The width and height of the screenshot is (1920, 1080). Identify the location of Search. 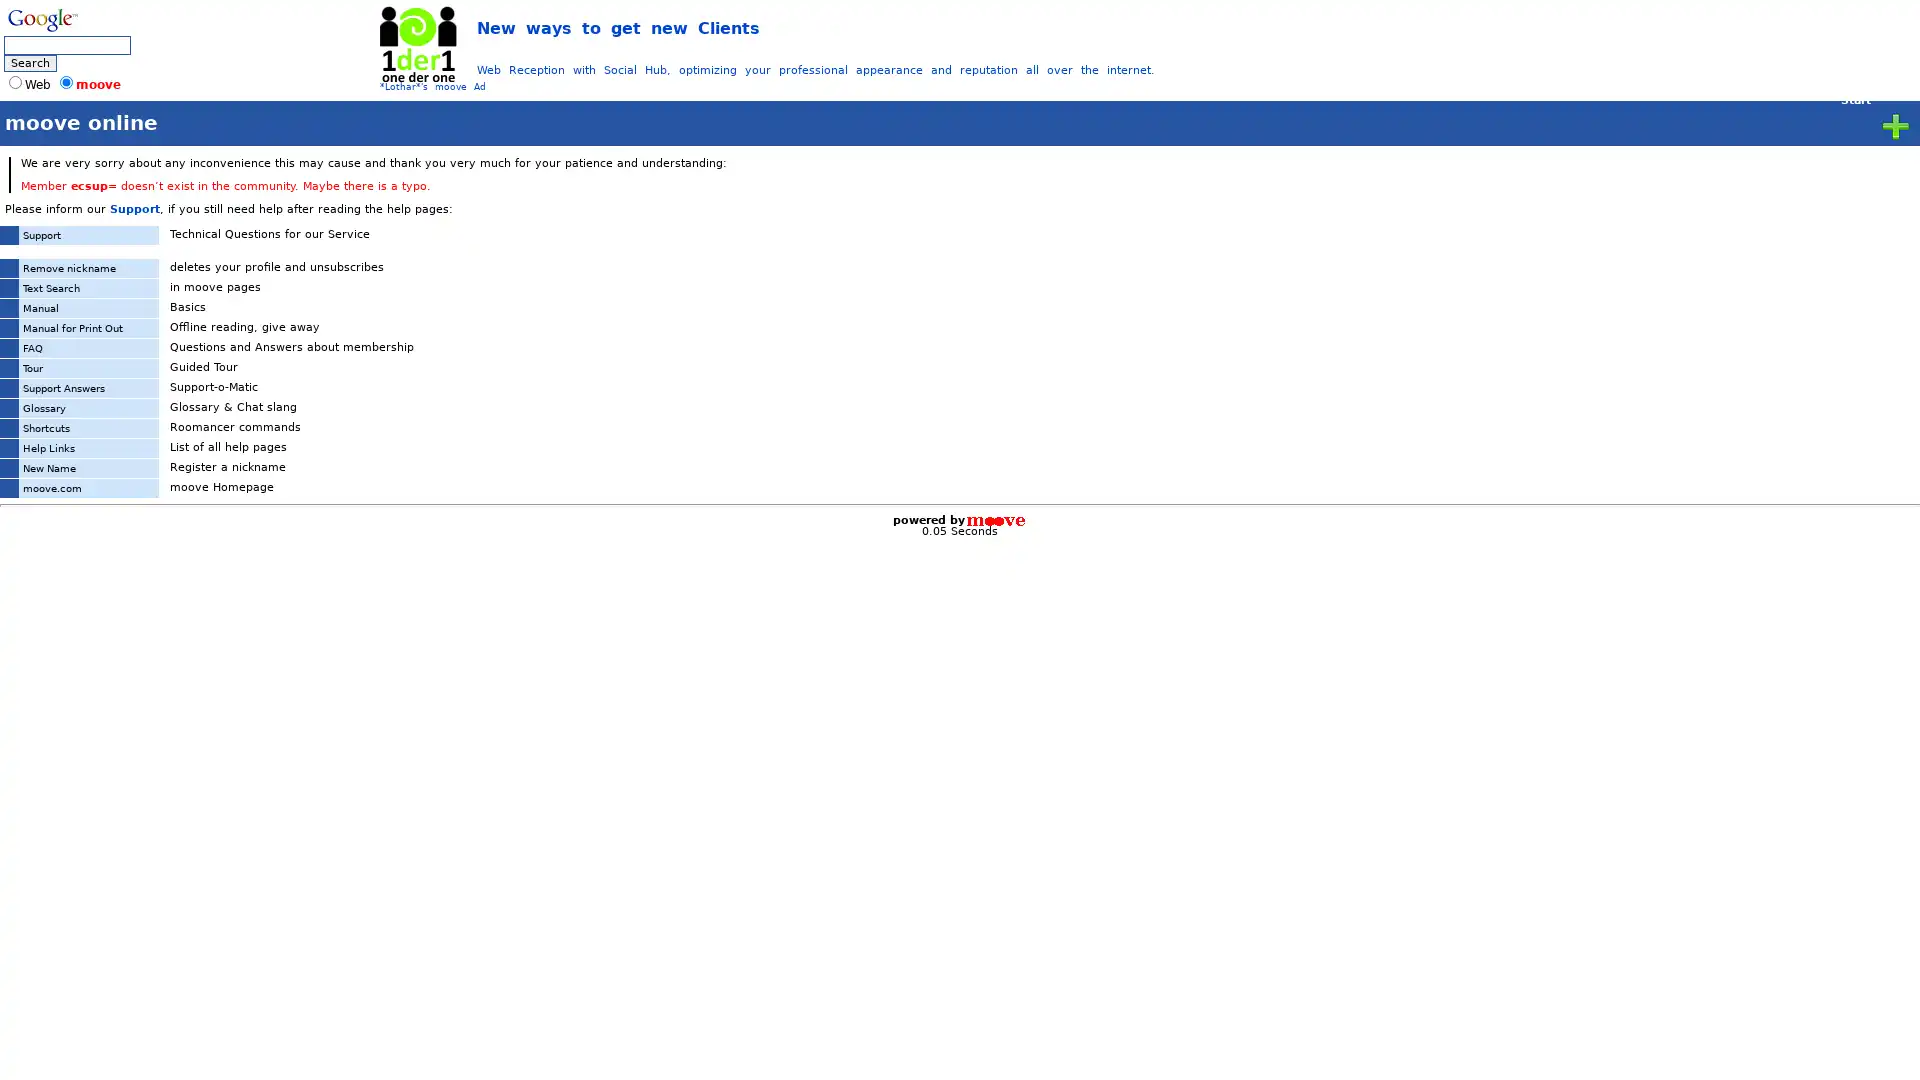
(30, 62).